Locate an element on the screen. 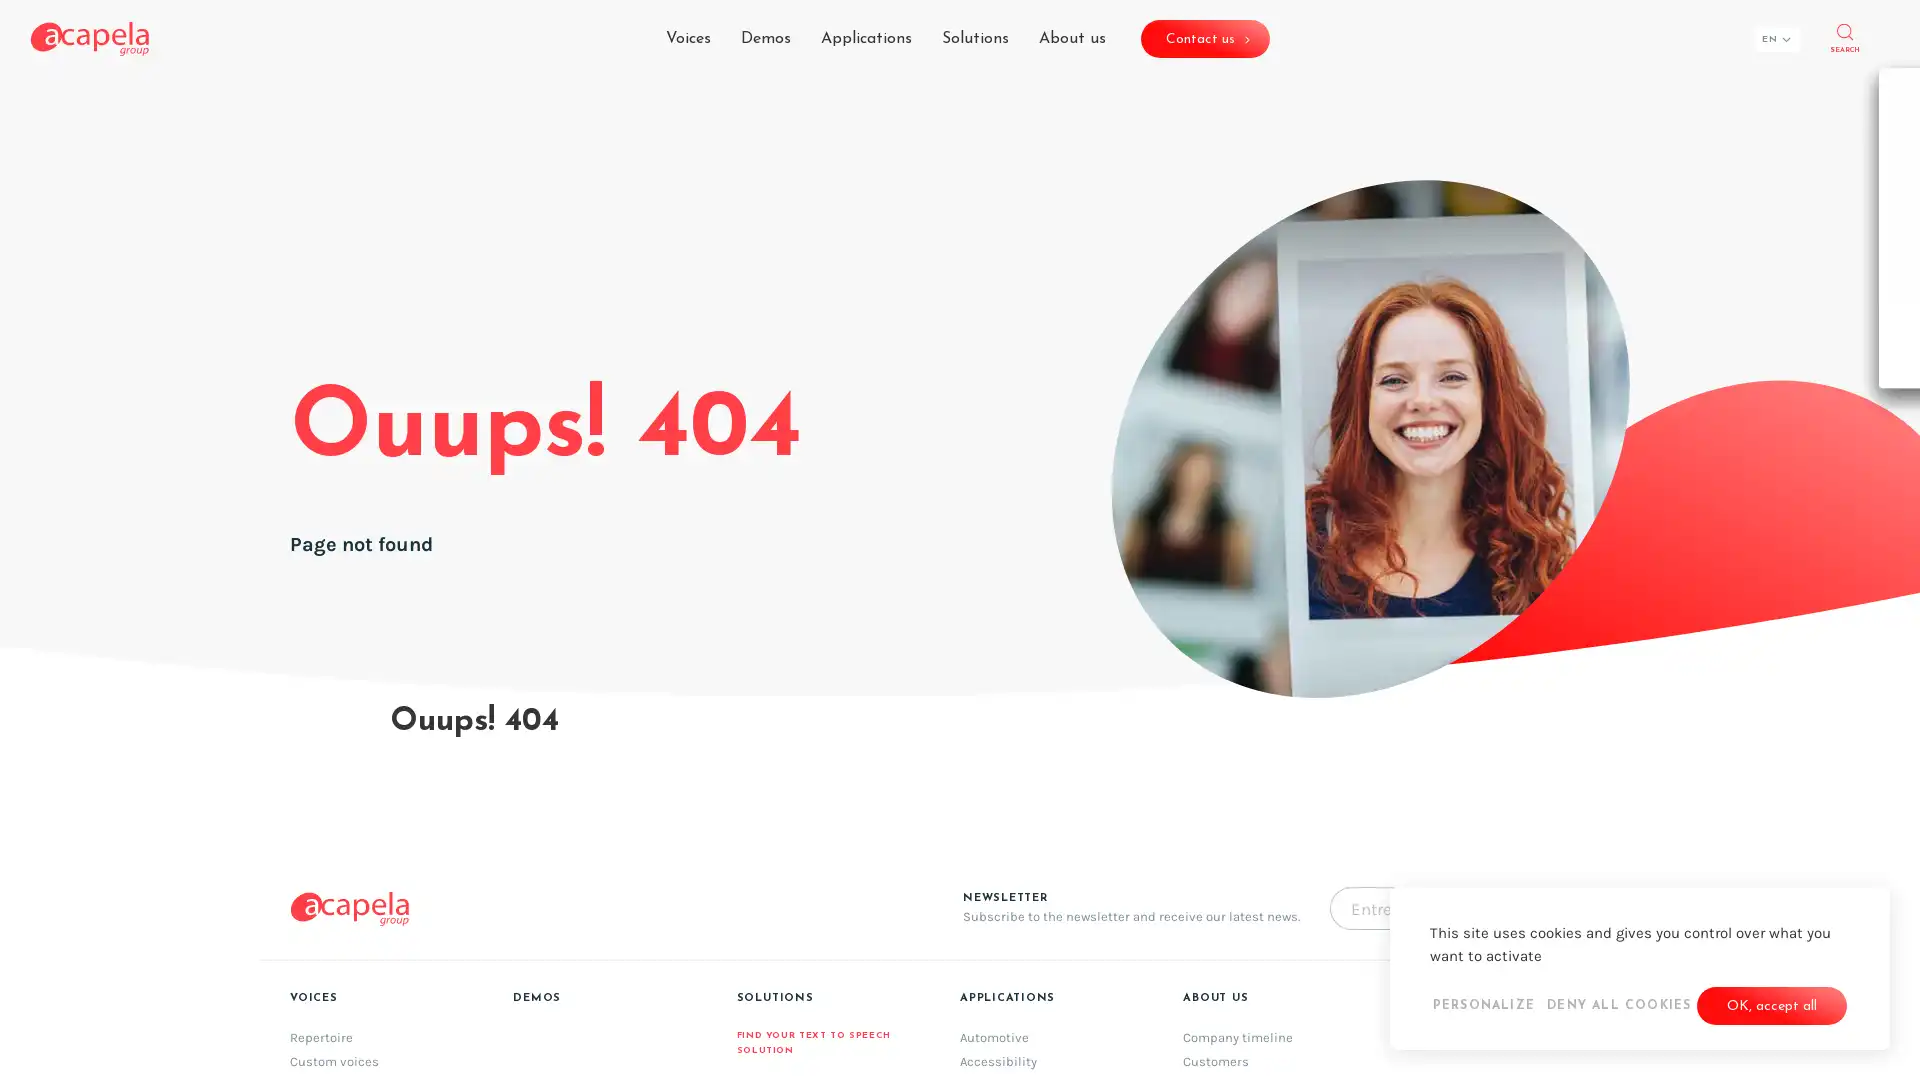 This screenshot has width=1920, height=1080. OK, accept all is located at coordinates (1771, 1006).